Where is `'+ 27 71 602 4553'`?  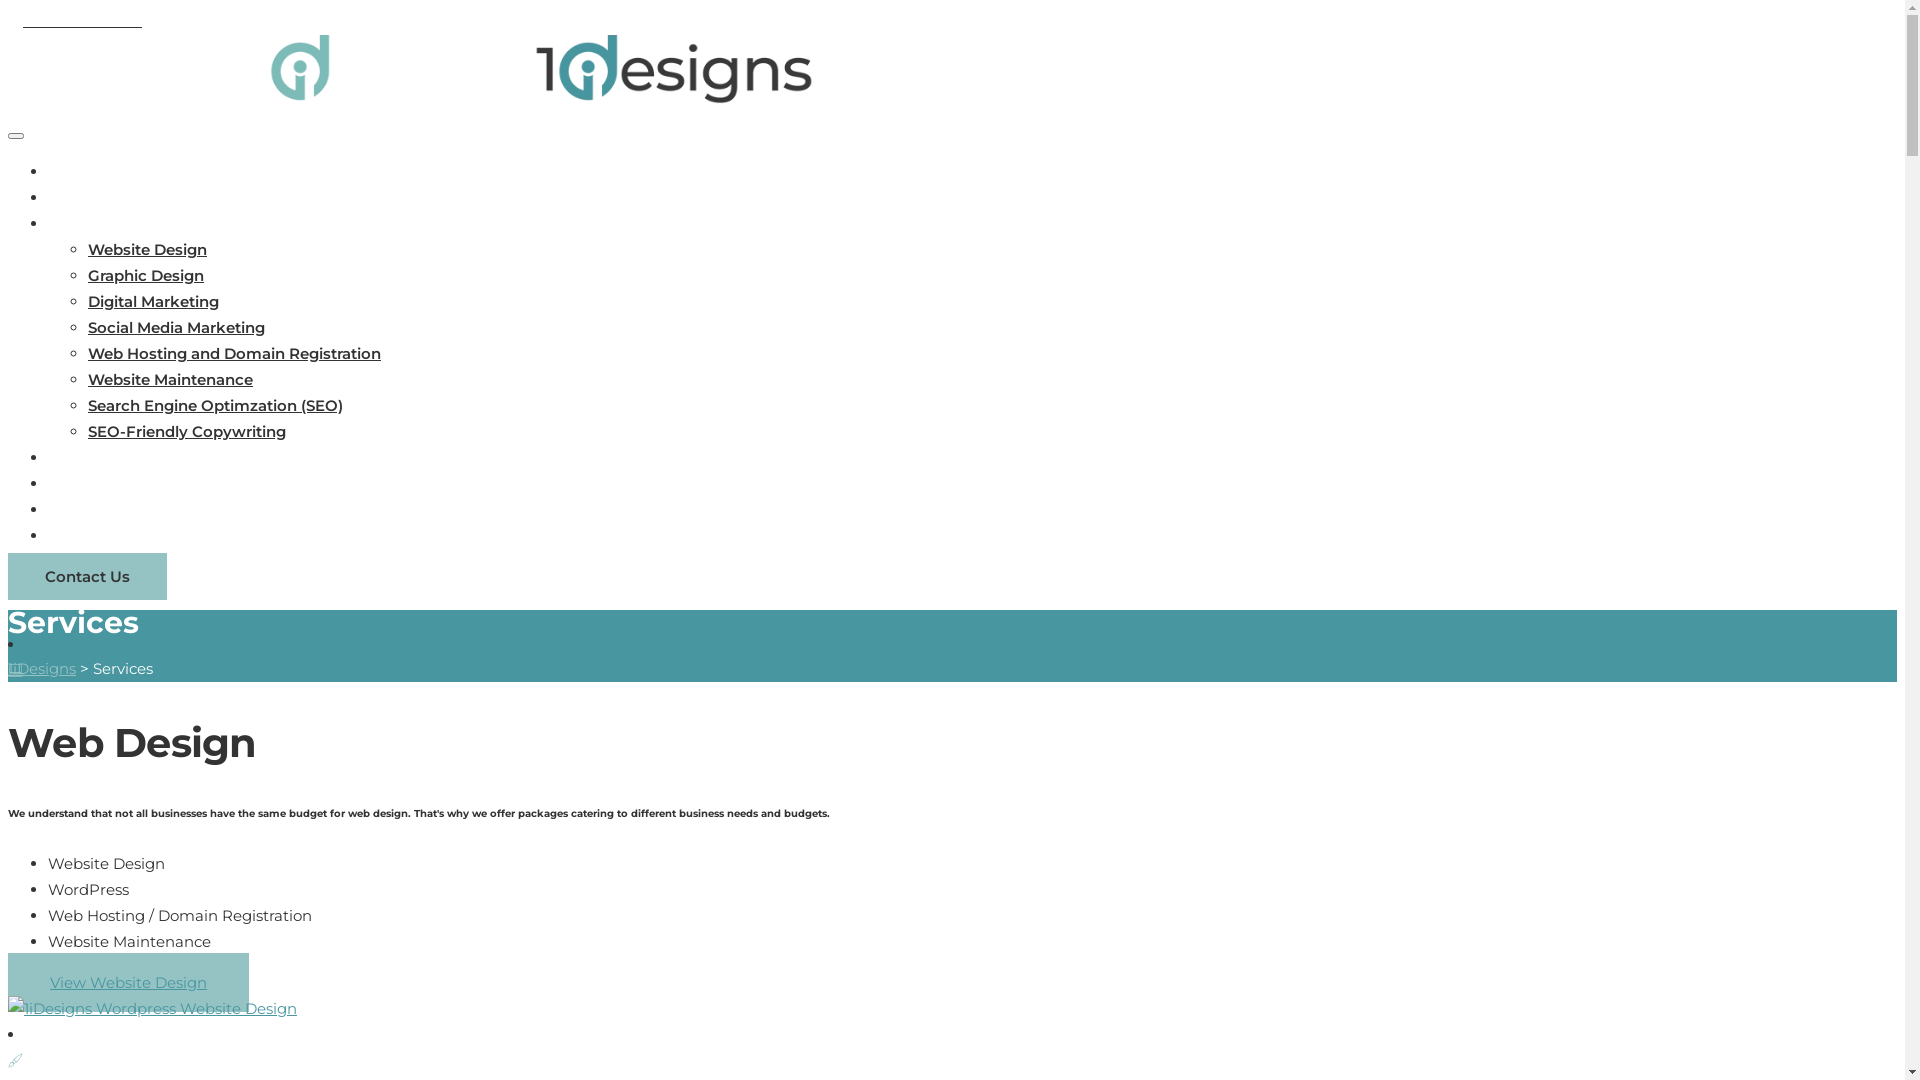 '+ 27 71 602 4553' is located at coordinates (75, 20).